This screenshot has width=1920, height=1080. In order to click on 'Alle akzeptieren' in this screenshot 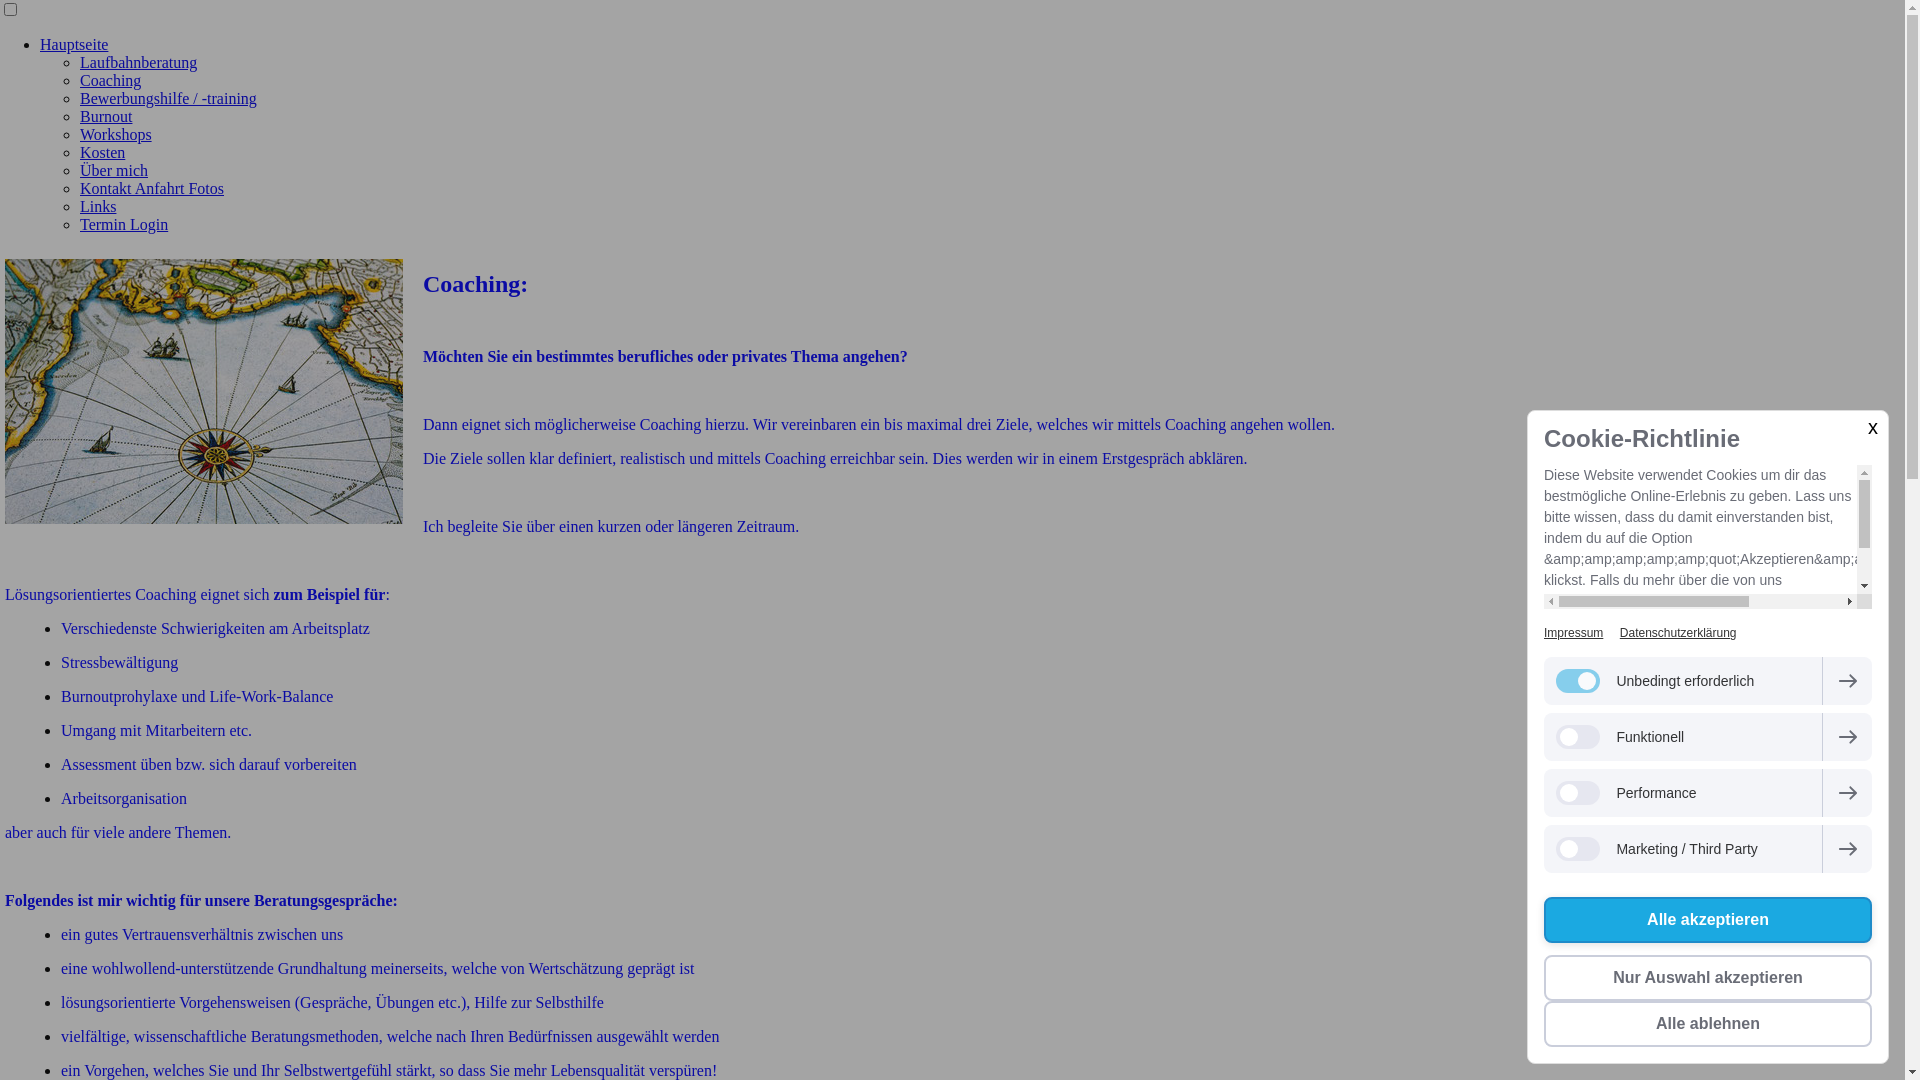, I will do `click(1707, 920)`.